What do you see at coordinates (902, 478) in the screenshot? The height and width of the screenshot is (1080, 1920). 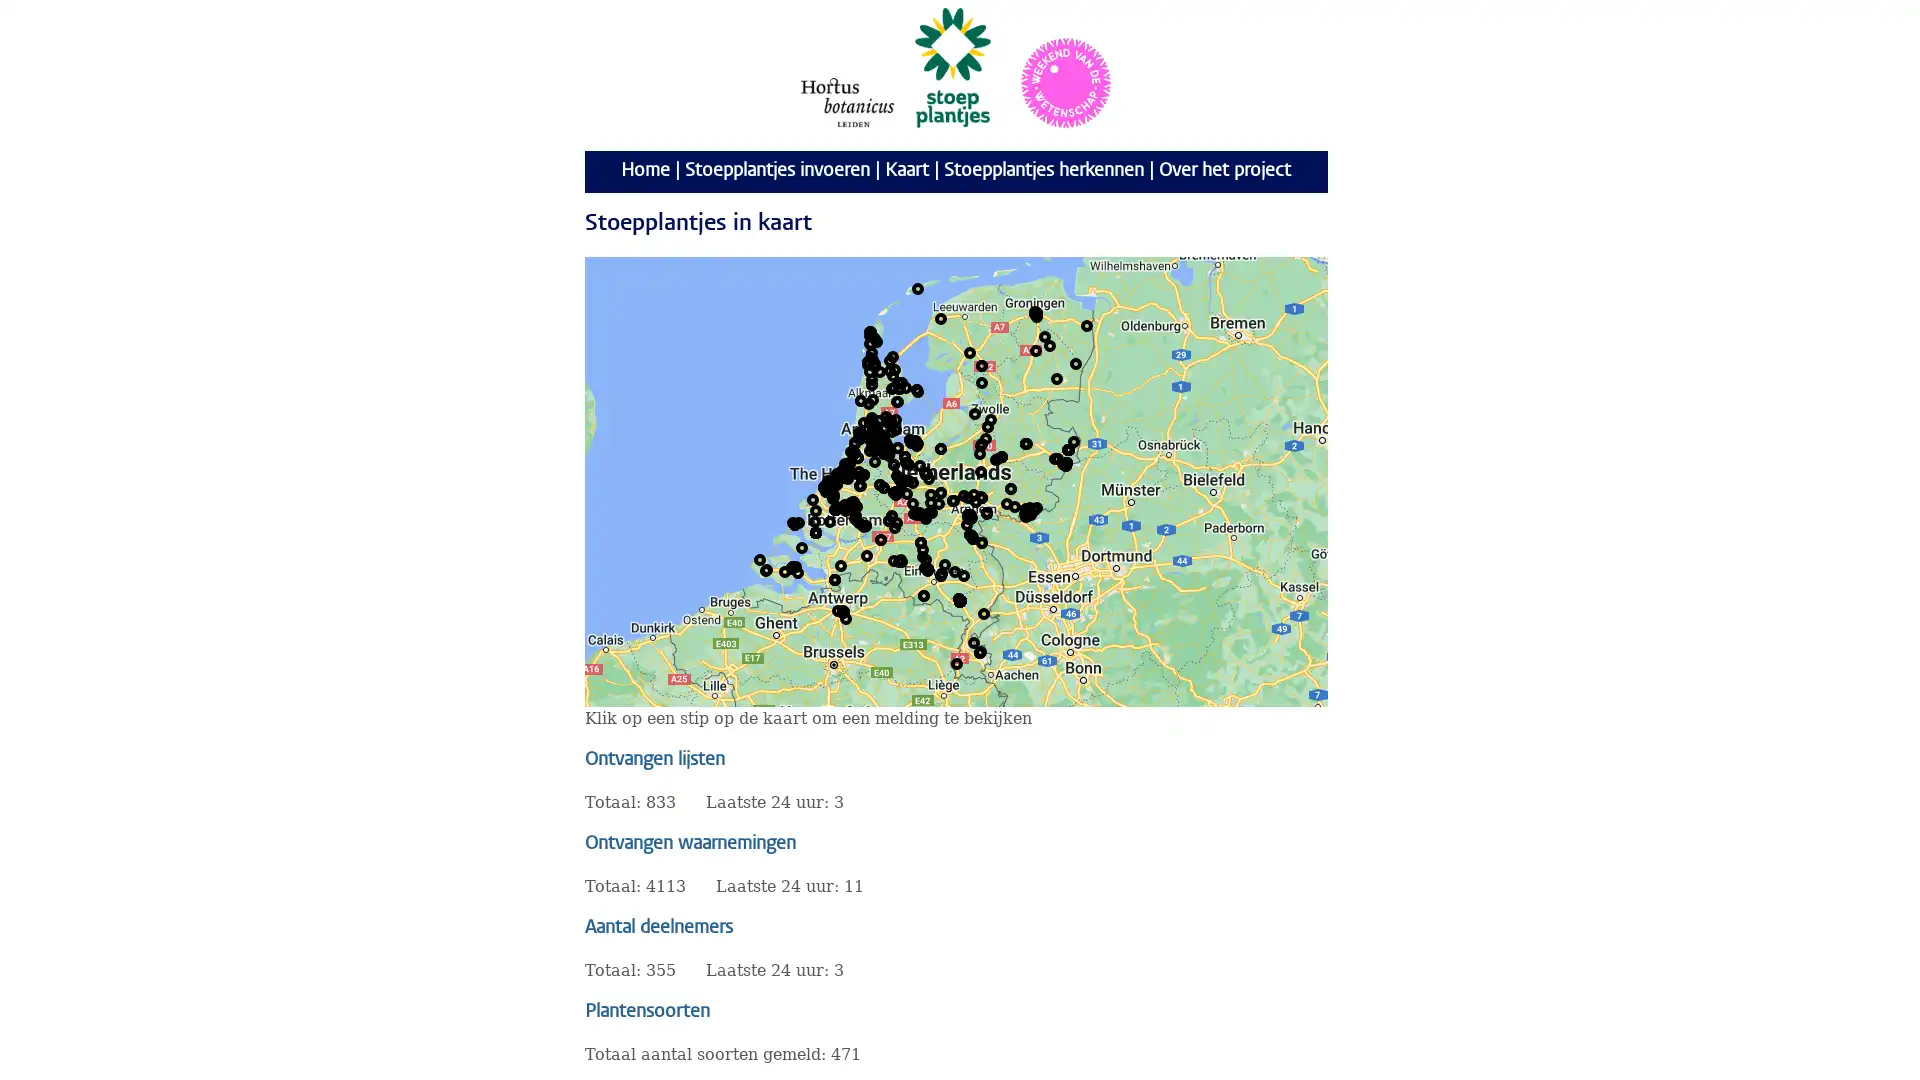 I see `Telling van Wouter op 03 november 2021` at bounding box center [902, 478].